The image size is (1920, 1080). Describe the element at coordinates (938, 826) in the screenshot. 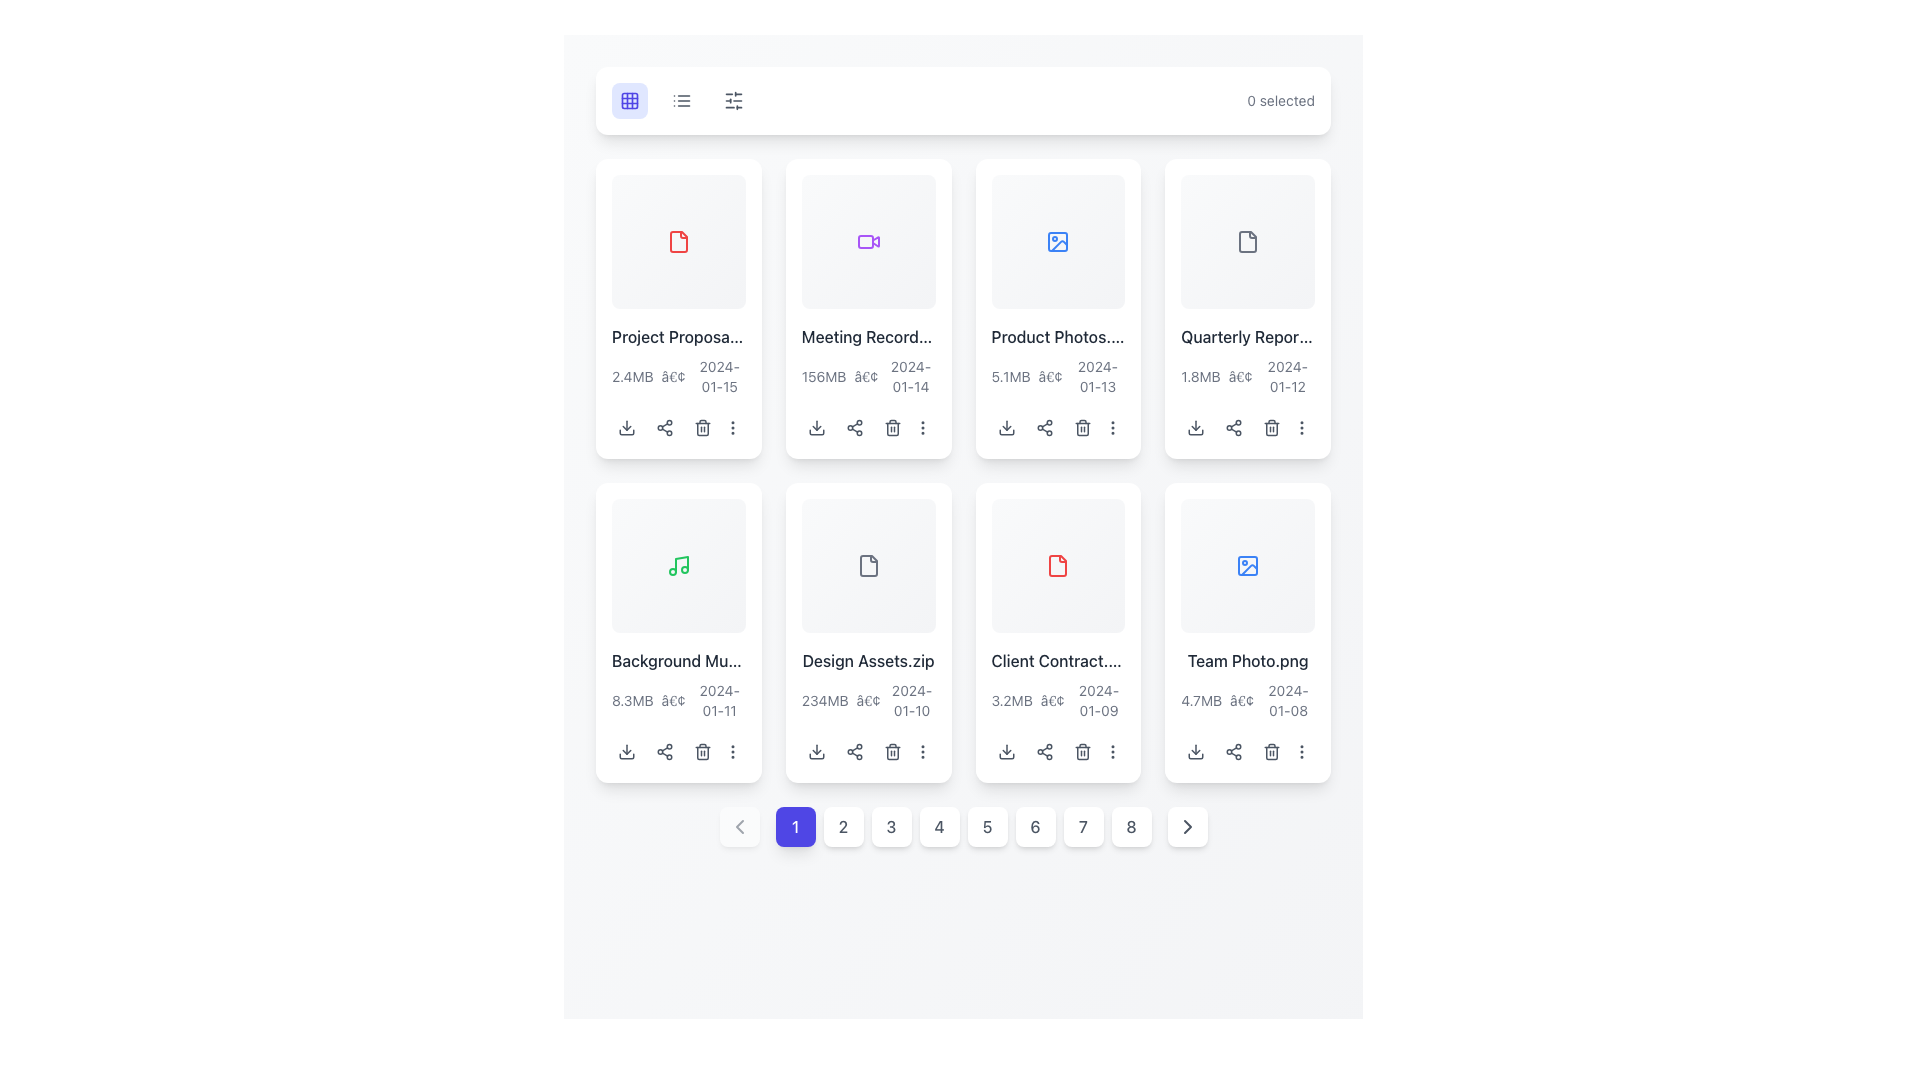

I see `the button labeled '4' in a square with rounded corners and a white background, located at the bottom center of the interface` at that location.